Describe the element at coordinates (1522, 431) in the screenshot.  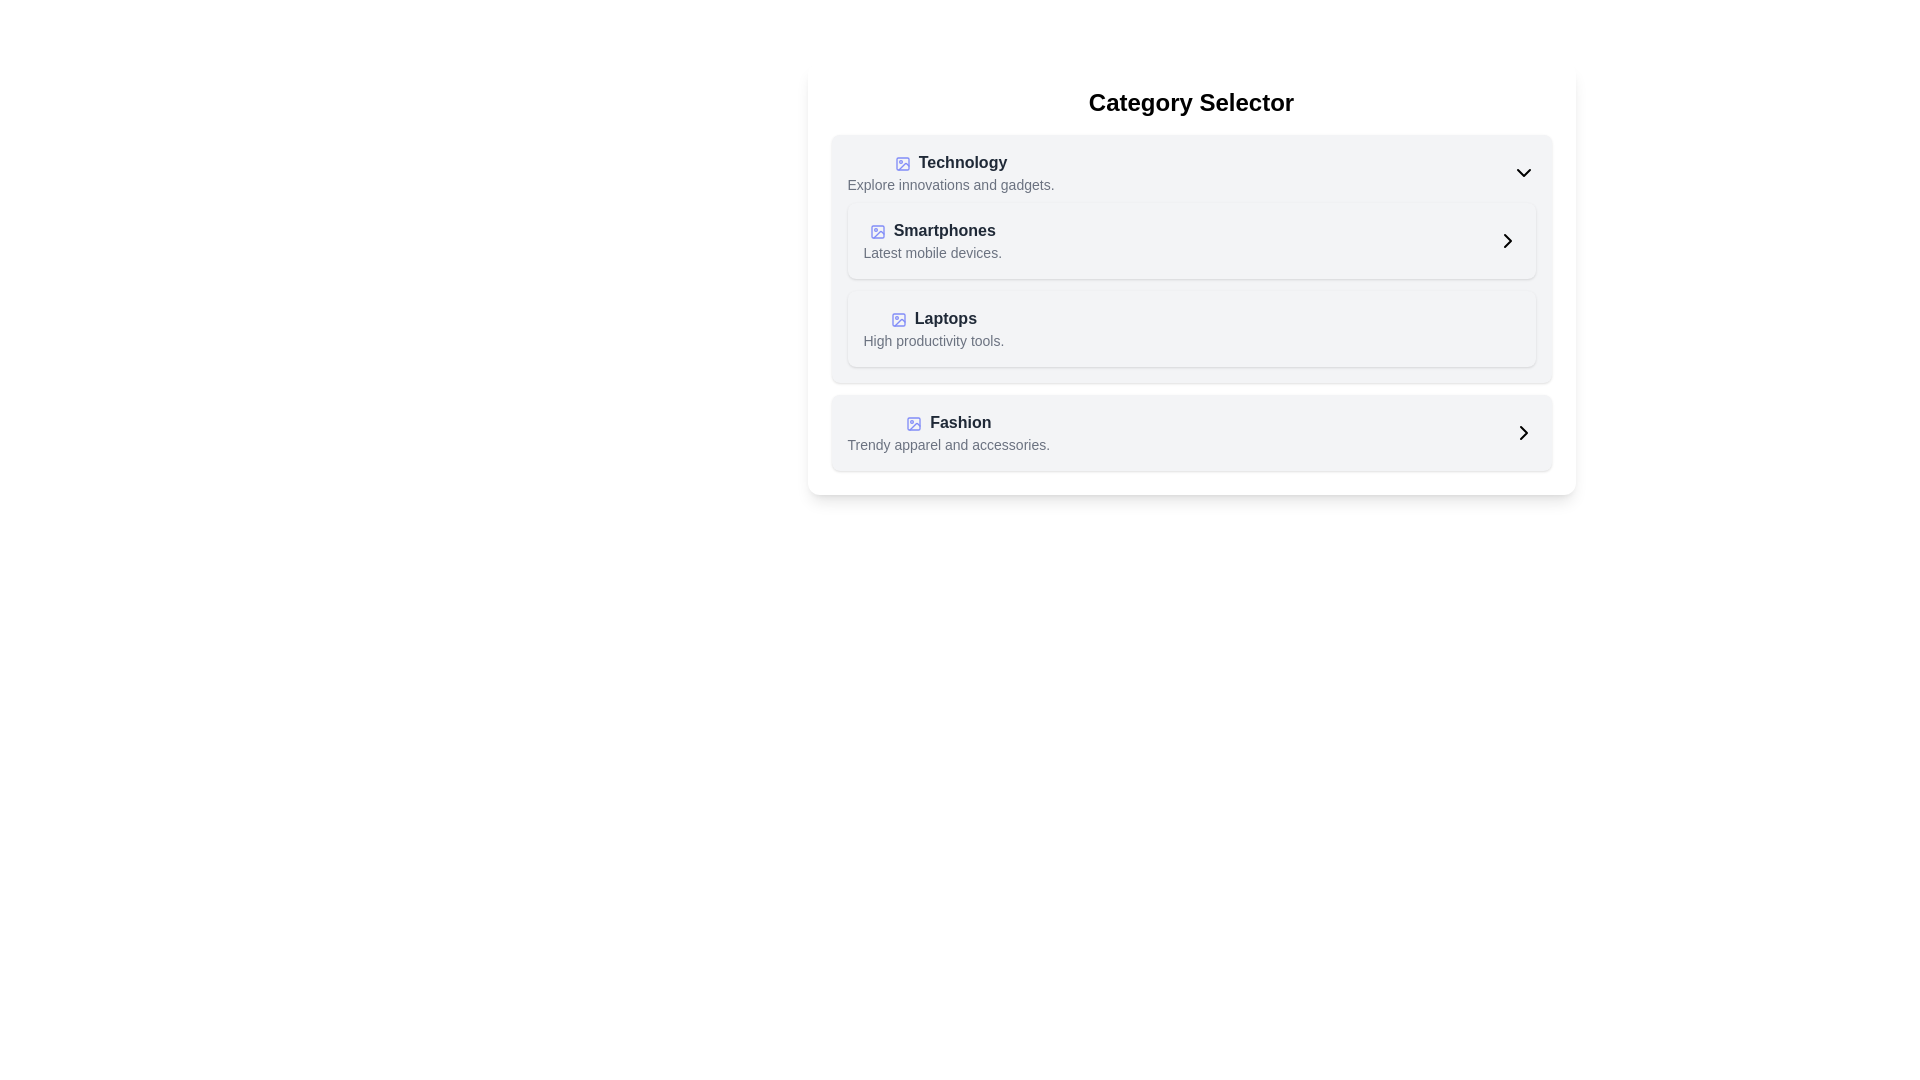
I see `the Chevron Right Navigation icon located in the bottom-right of the Fashion category section` at that location.